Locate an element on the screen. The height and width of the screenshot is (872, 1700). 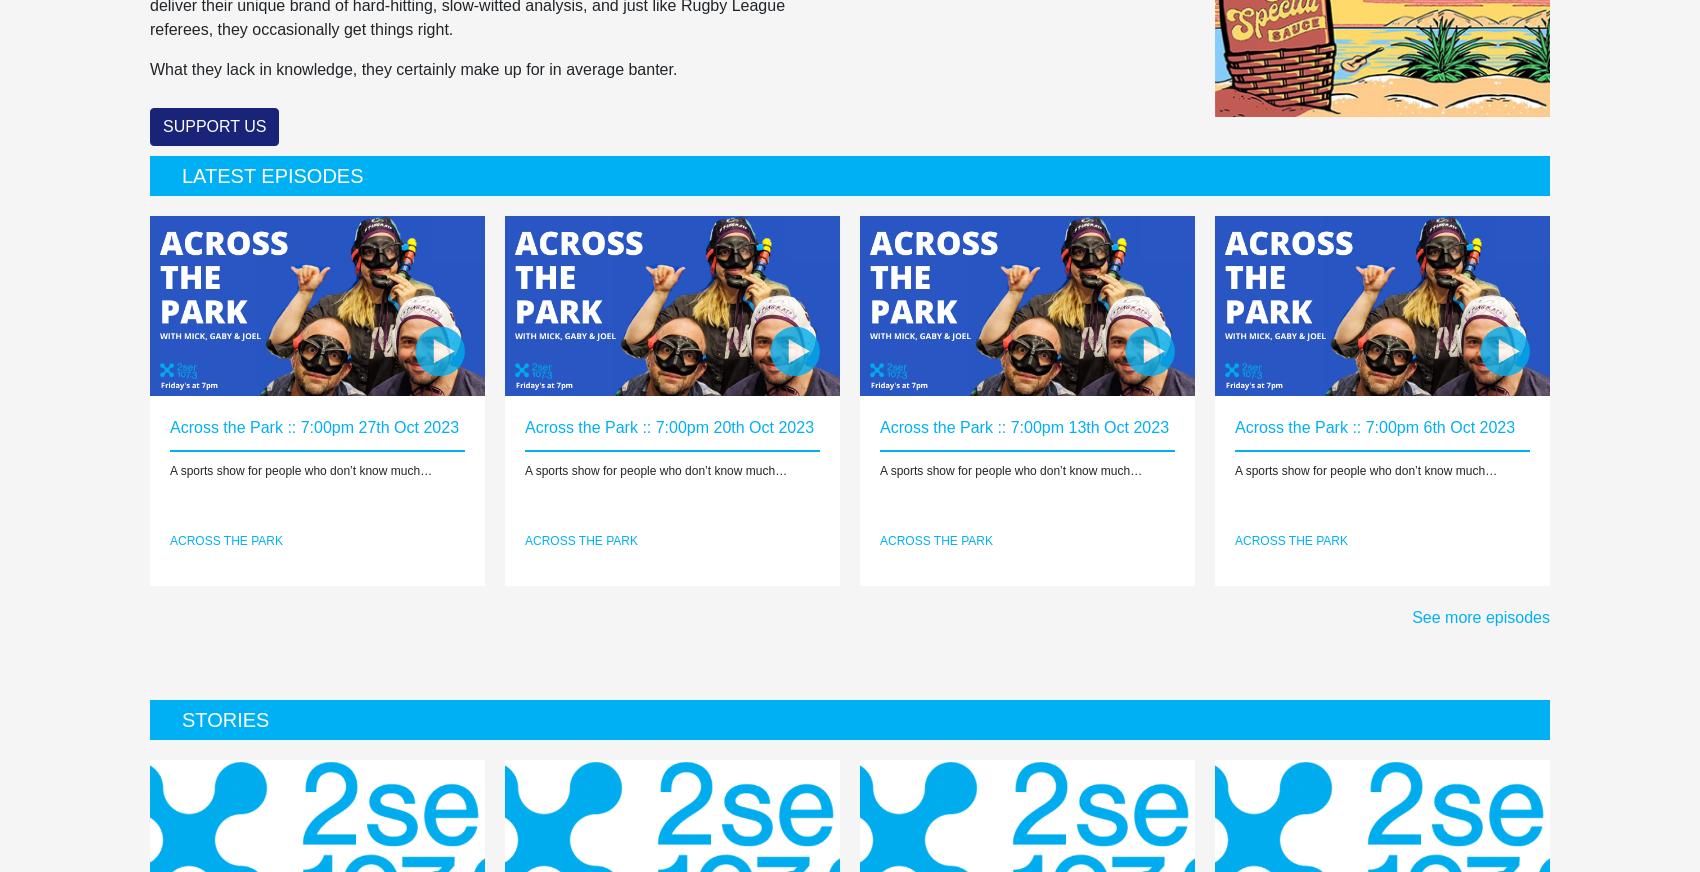
'Across the Park ::  7:00pm 13th Oct 2023' is located at coordinates (1023, 426).